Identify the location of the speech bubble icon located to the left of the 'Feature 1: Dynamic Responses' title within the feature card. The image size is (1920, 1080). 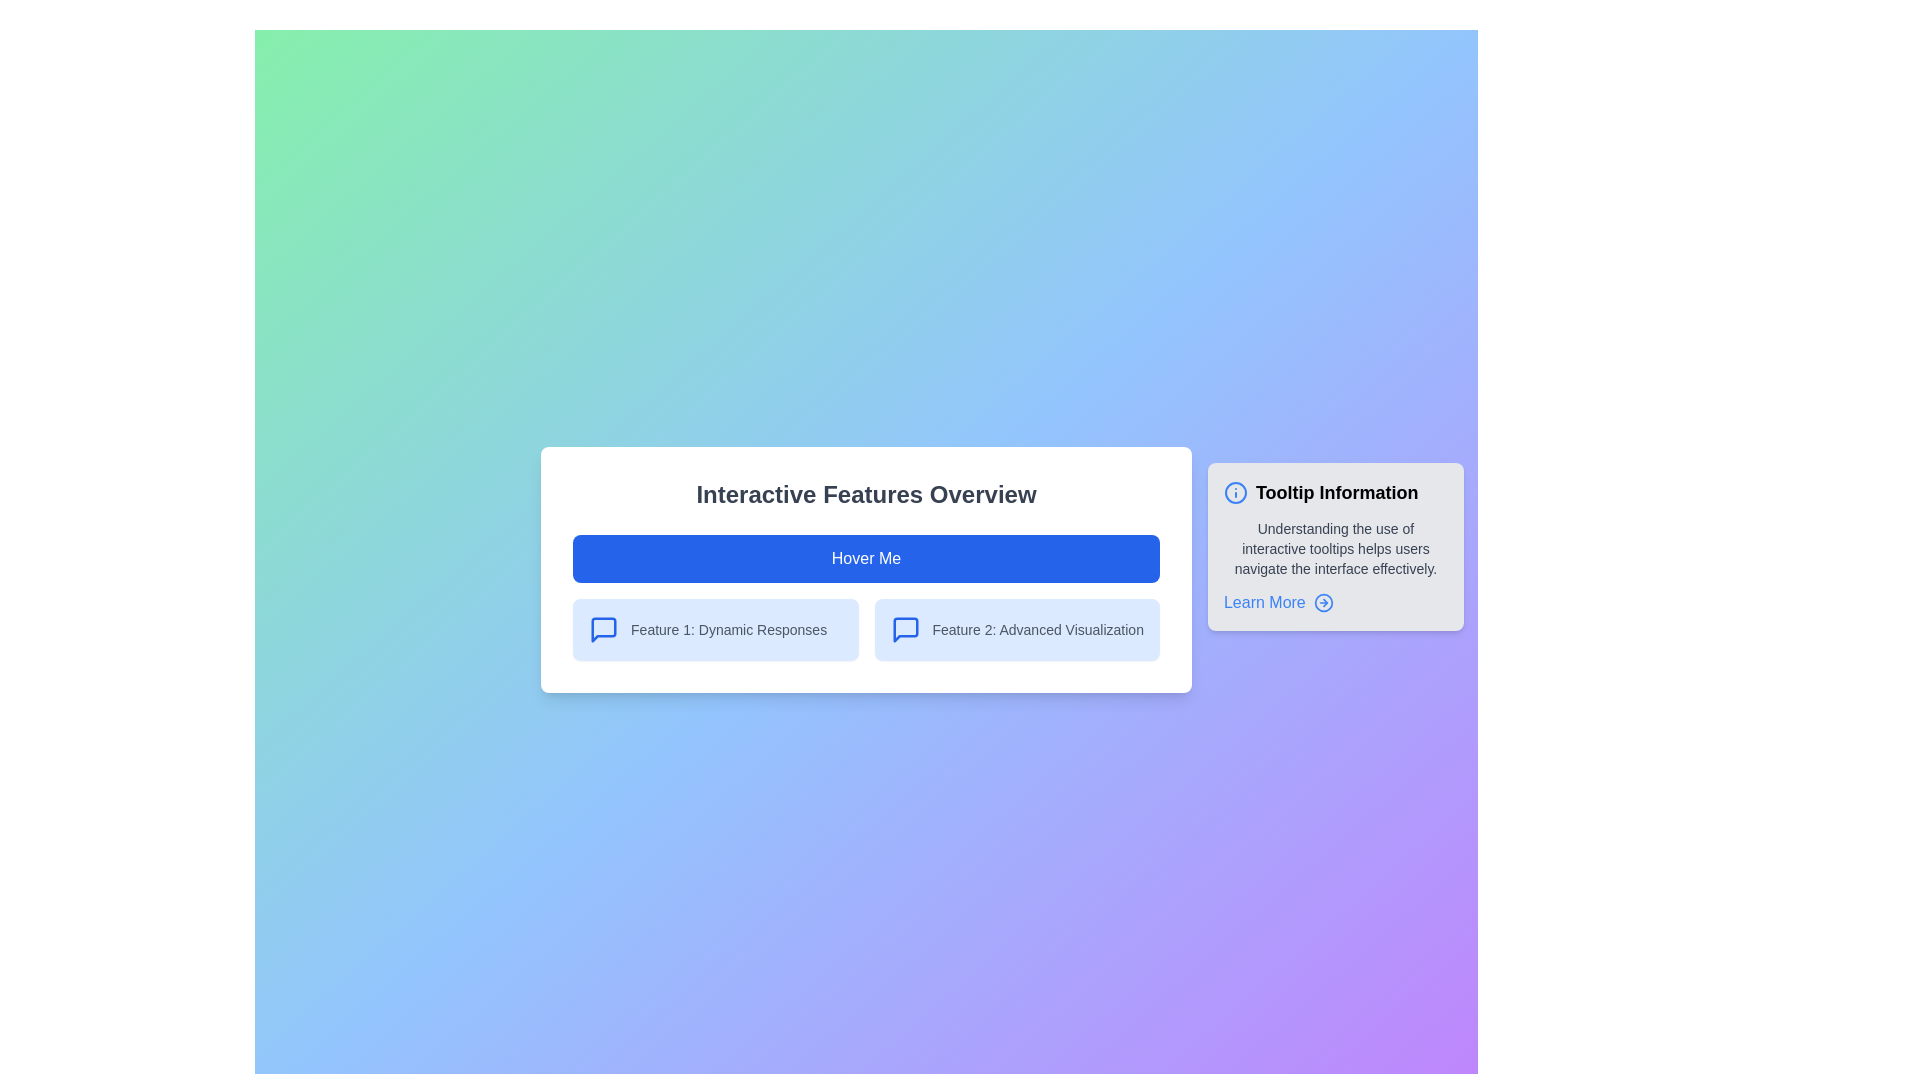
(603, 628).